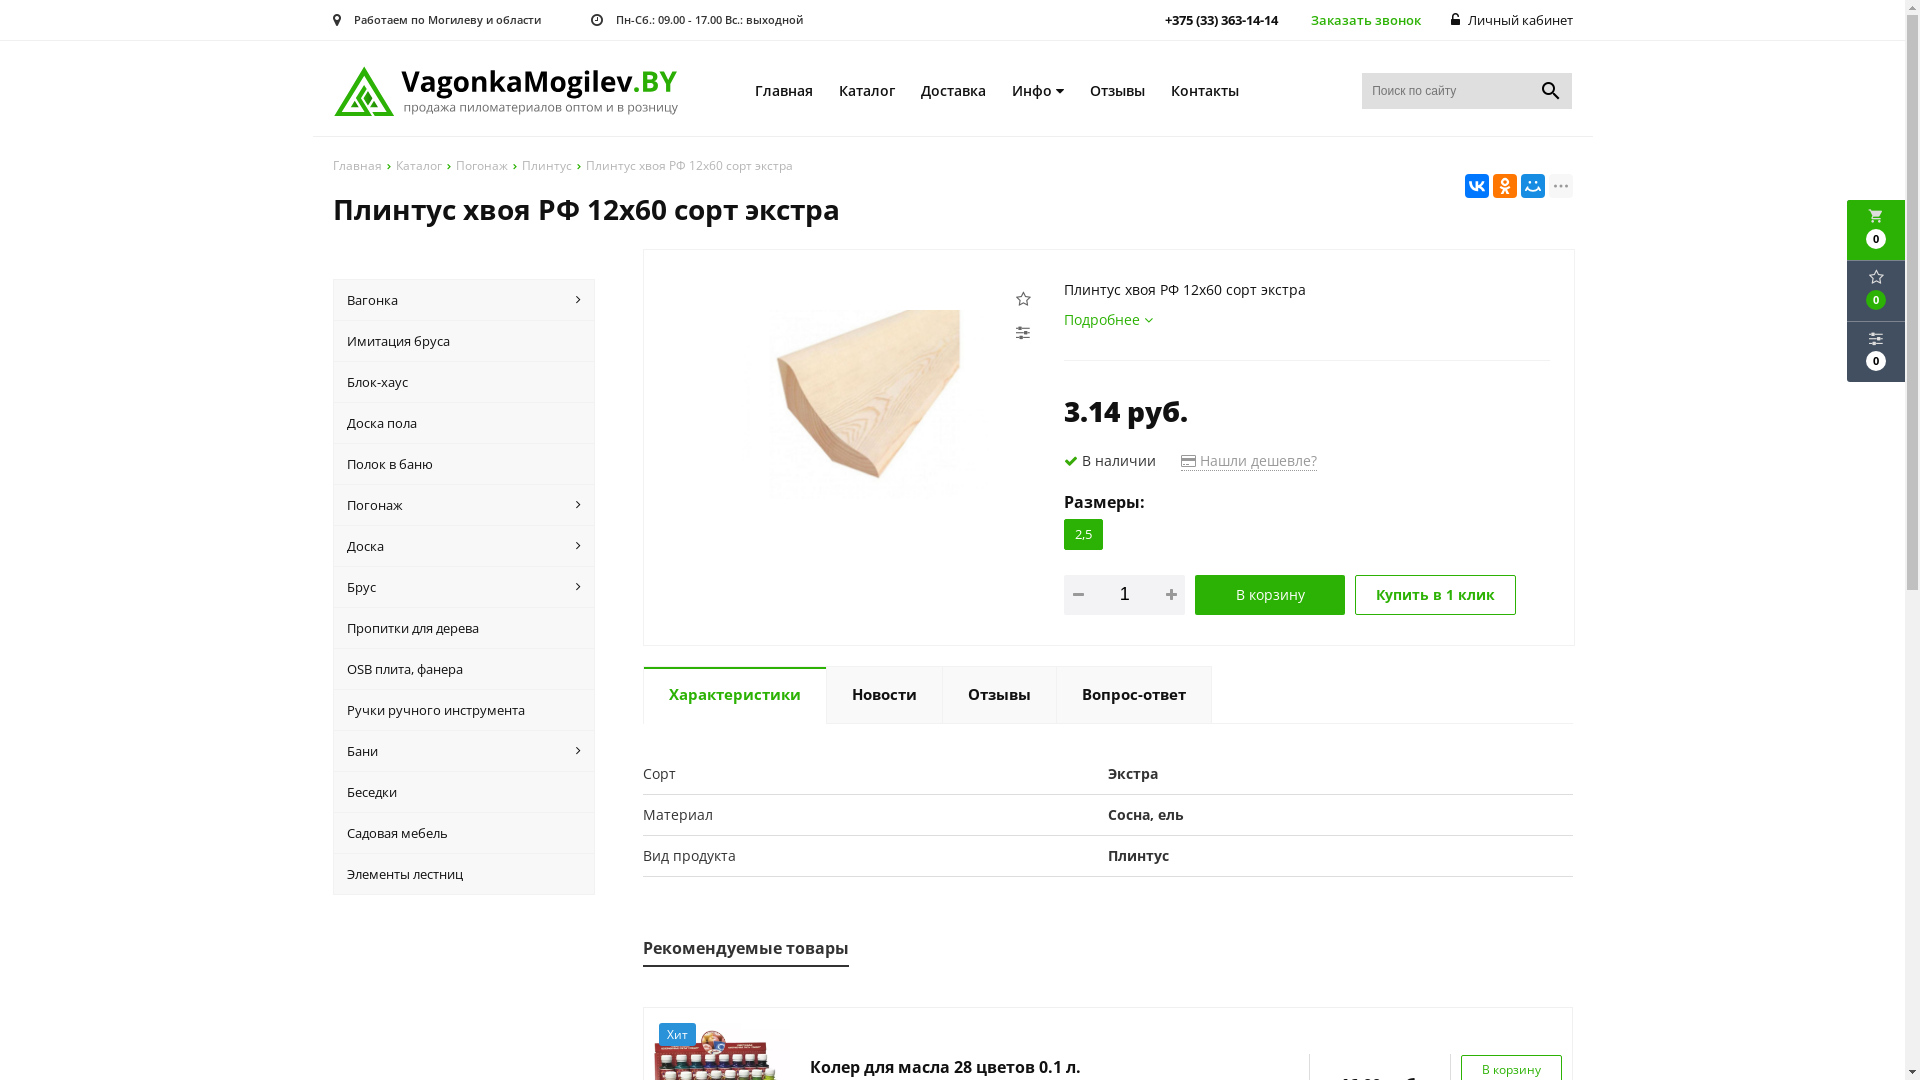 The width and height of the screenshot is (1920, 1080). Describe the element at coordinates (1219, 19) in the screenshot. I see `'+375 (33) 363-14-14'` at that location.